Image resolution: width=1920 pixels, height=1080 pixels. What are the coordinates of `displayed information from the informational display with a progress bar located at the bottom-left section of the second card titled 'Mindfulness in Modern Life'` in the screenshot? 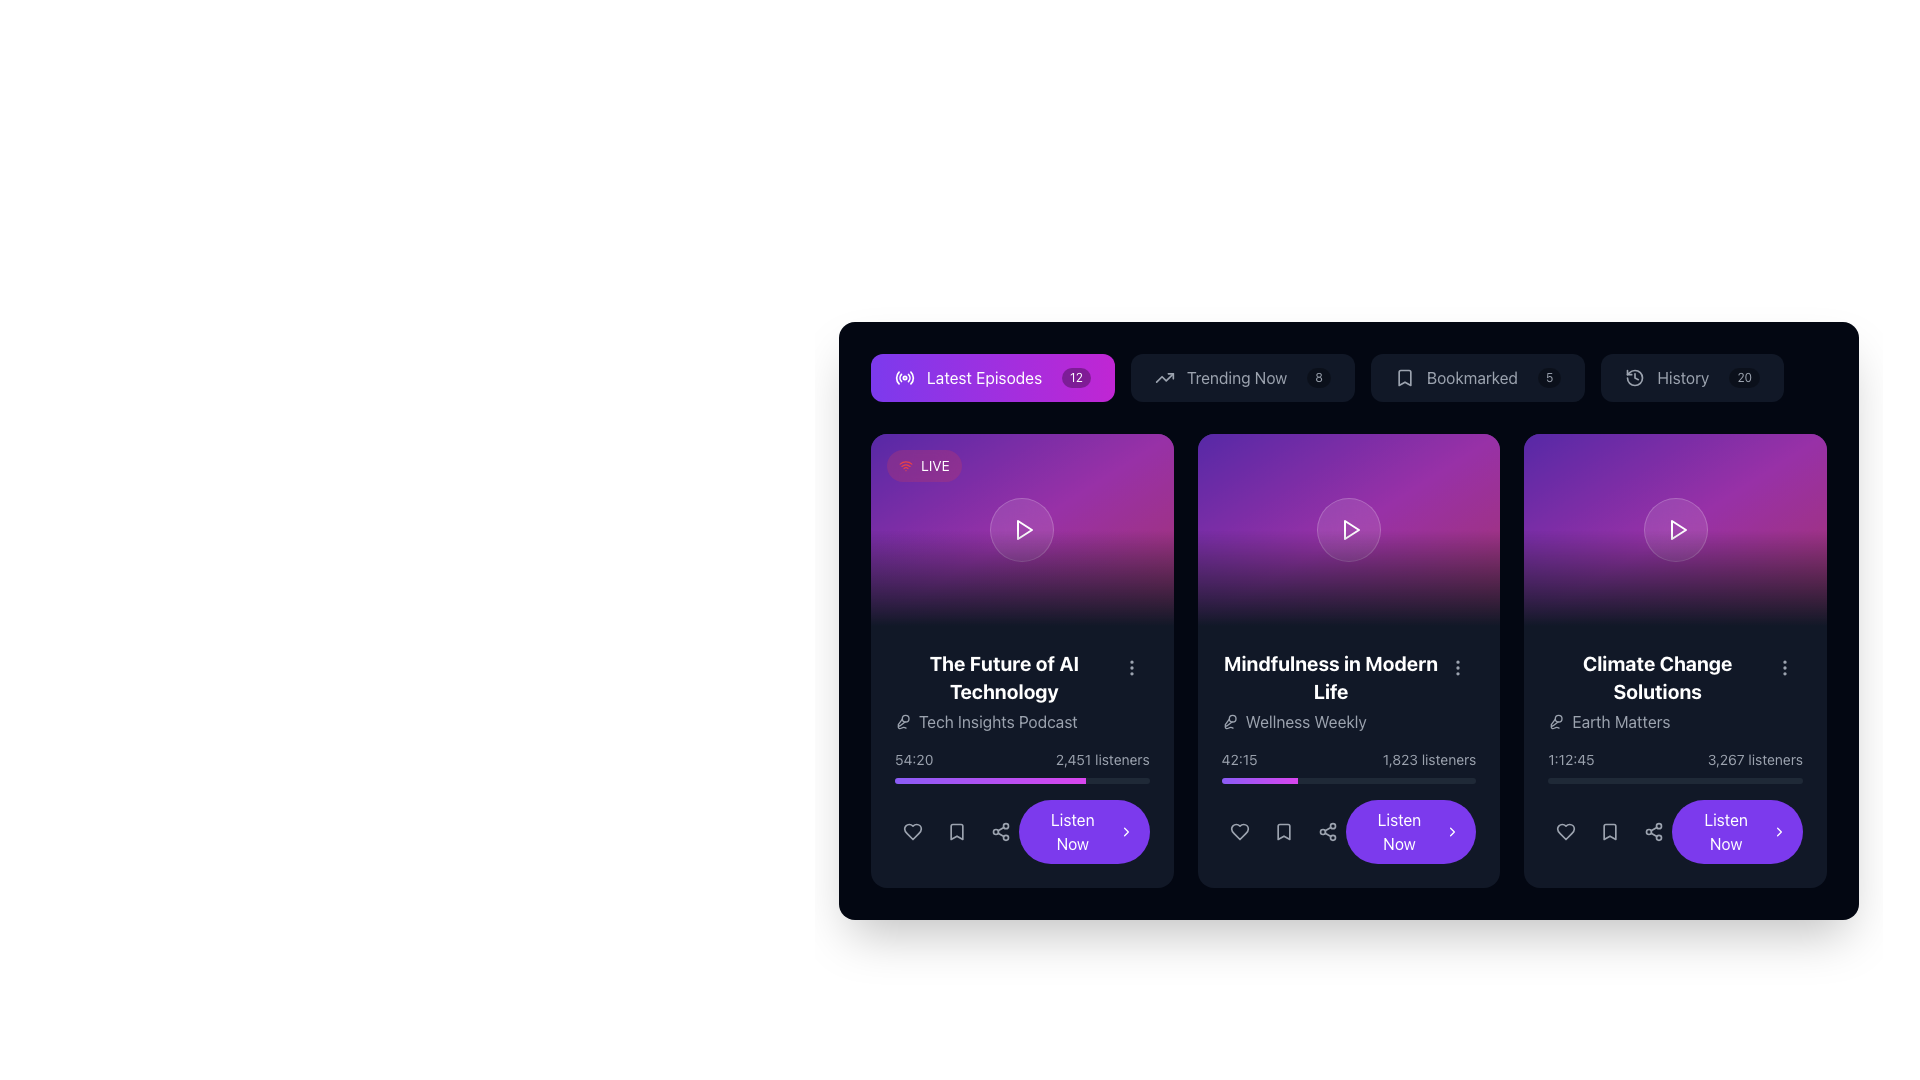 It's located at (1348, 766).